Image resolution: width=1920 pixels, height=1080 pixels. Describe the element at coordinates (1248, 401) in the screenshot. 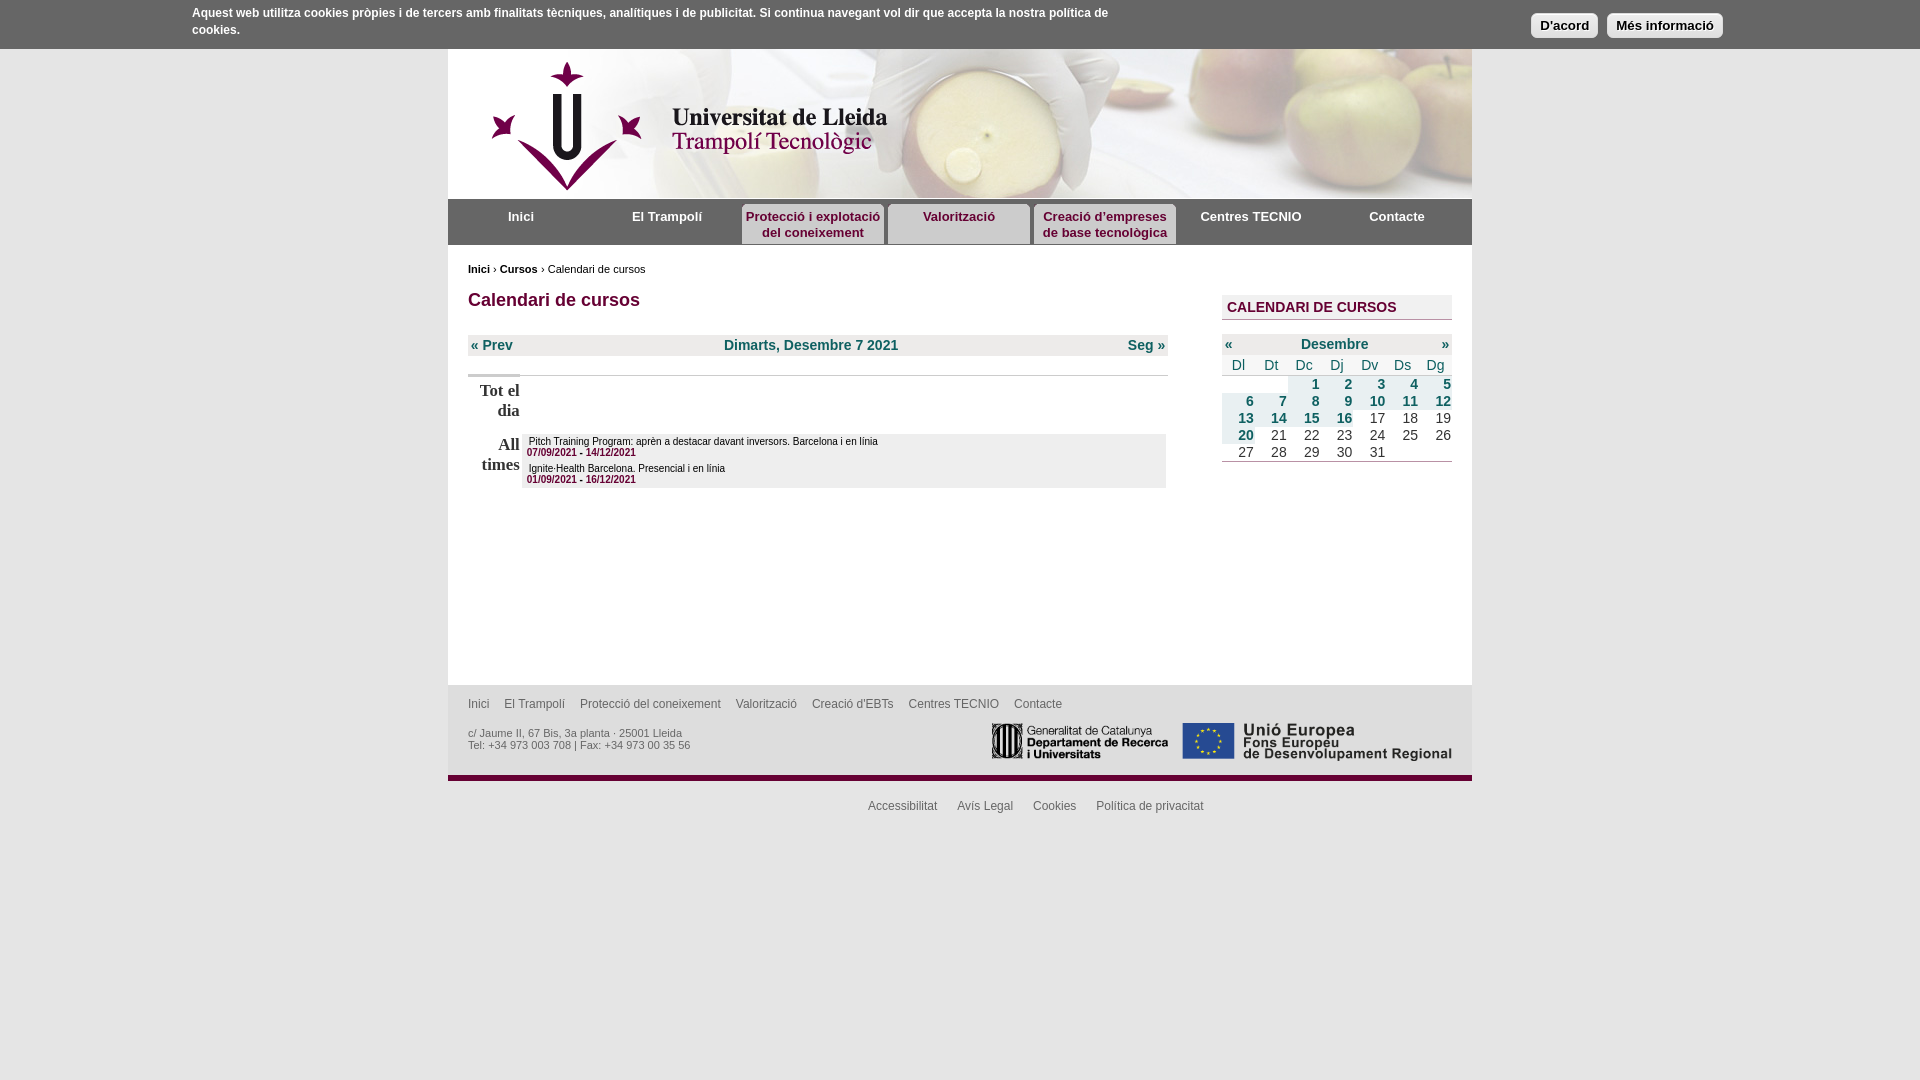

I see `'6'` at that location.